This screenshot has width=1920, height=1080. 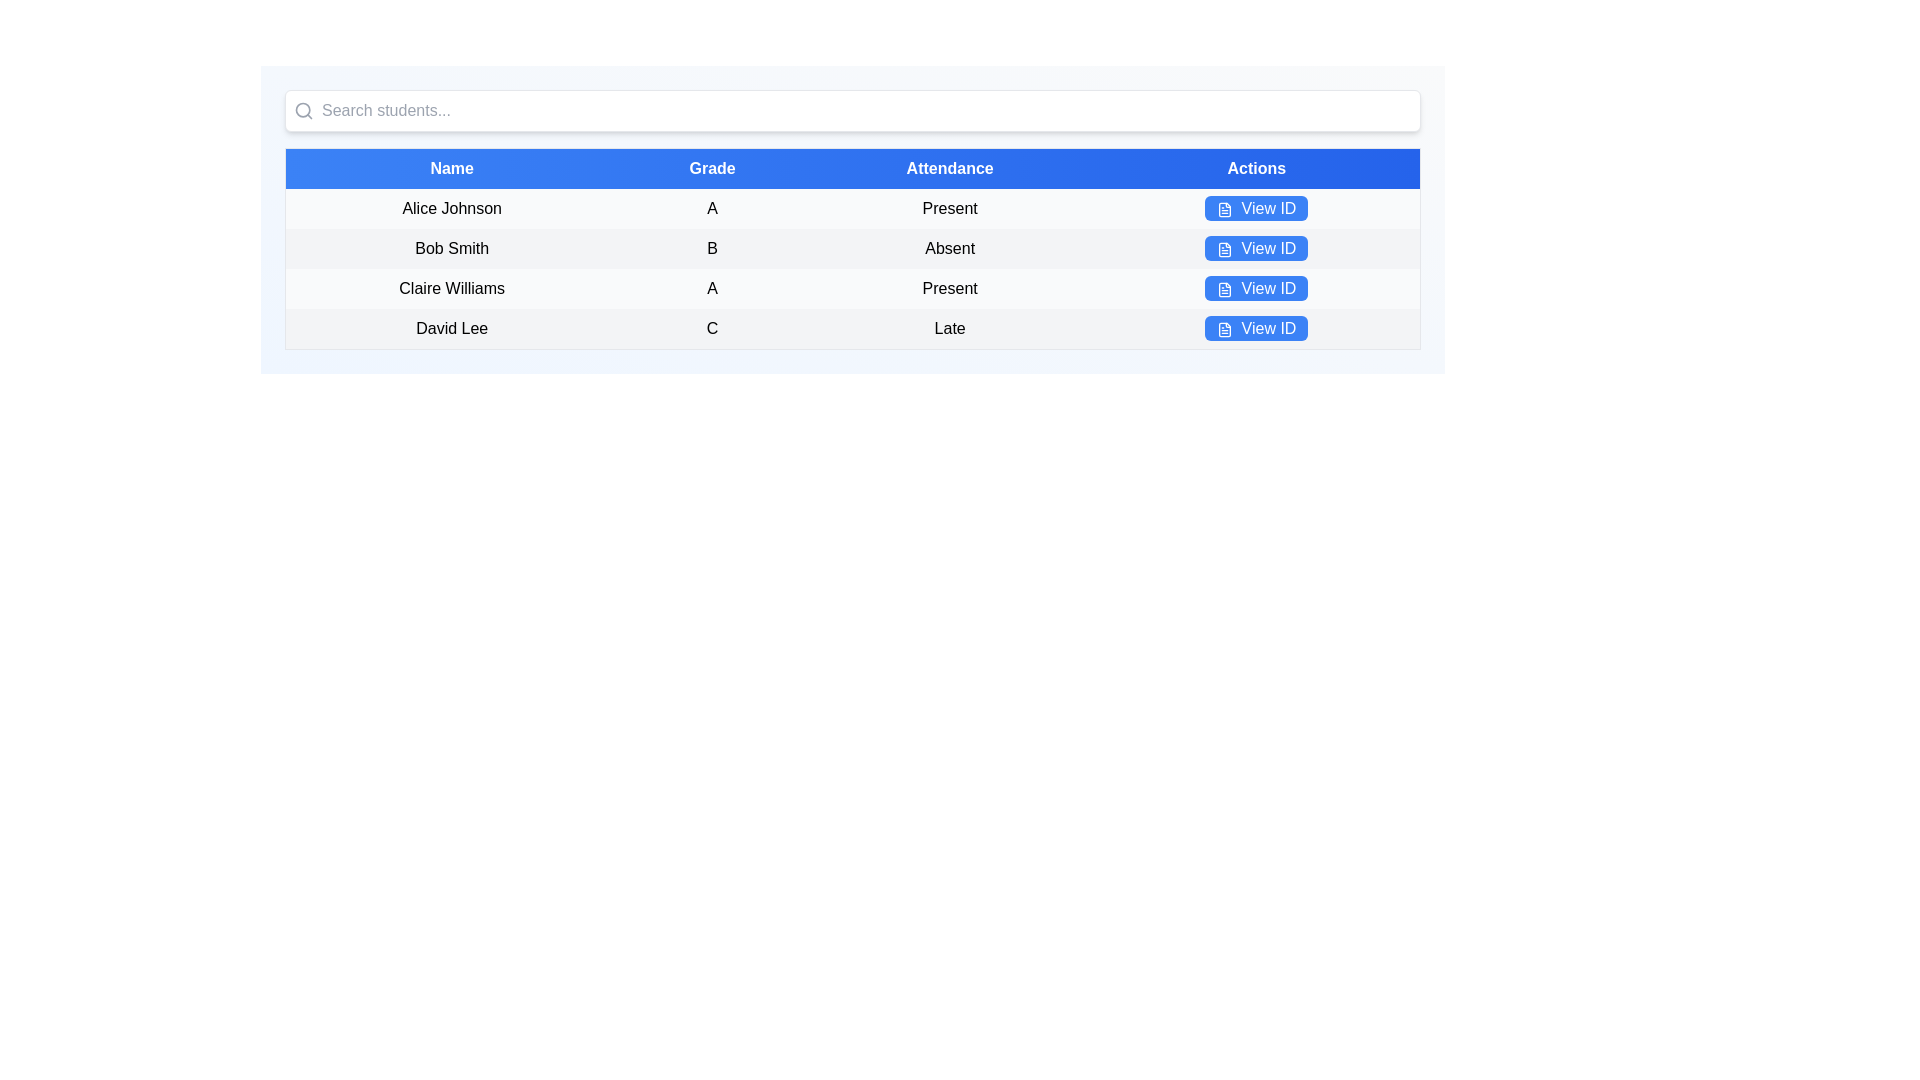 What do you see at coordinates (949, 208) in the screenshot?
I see `the Static Text Label displaying 'Present' in bold style, located in the 'Attendance' column of the table row for student Alice Johnson` at bounding box center [949, 208].